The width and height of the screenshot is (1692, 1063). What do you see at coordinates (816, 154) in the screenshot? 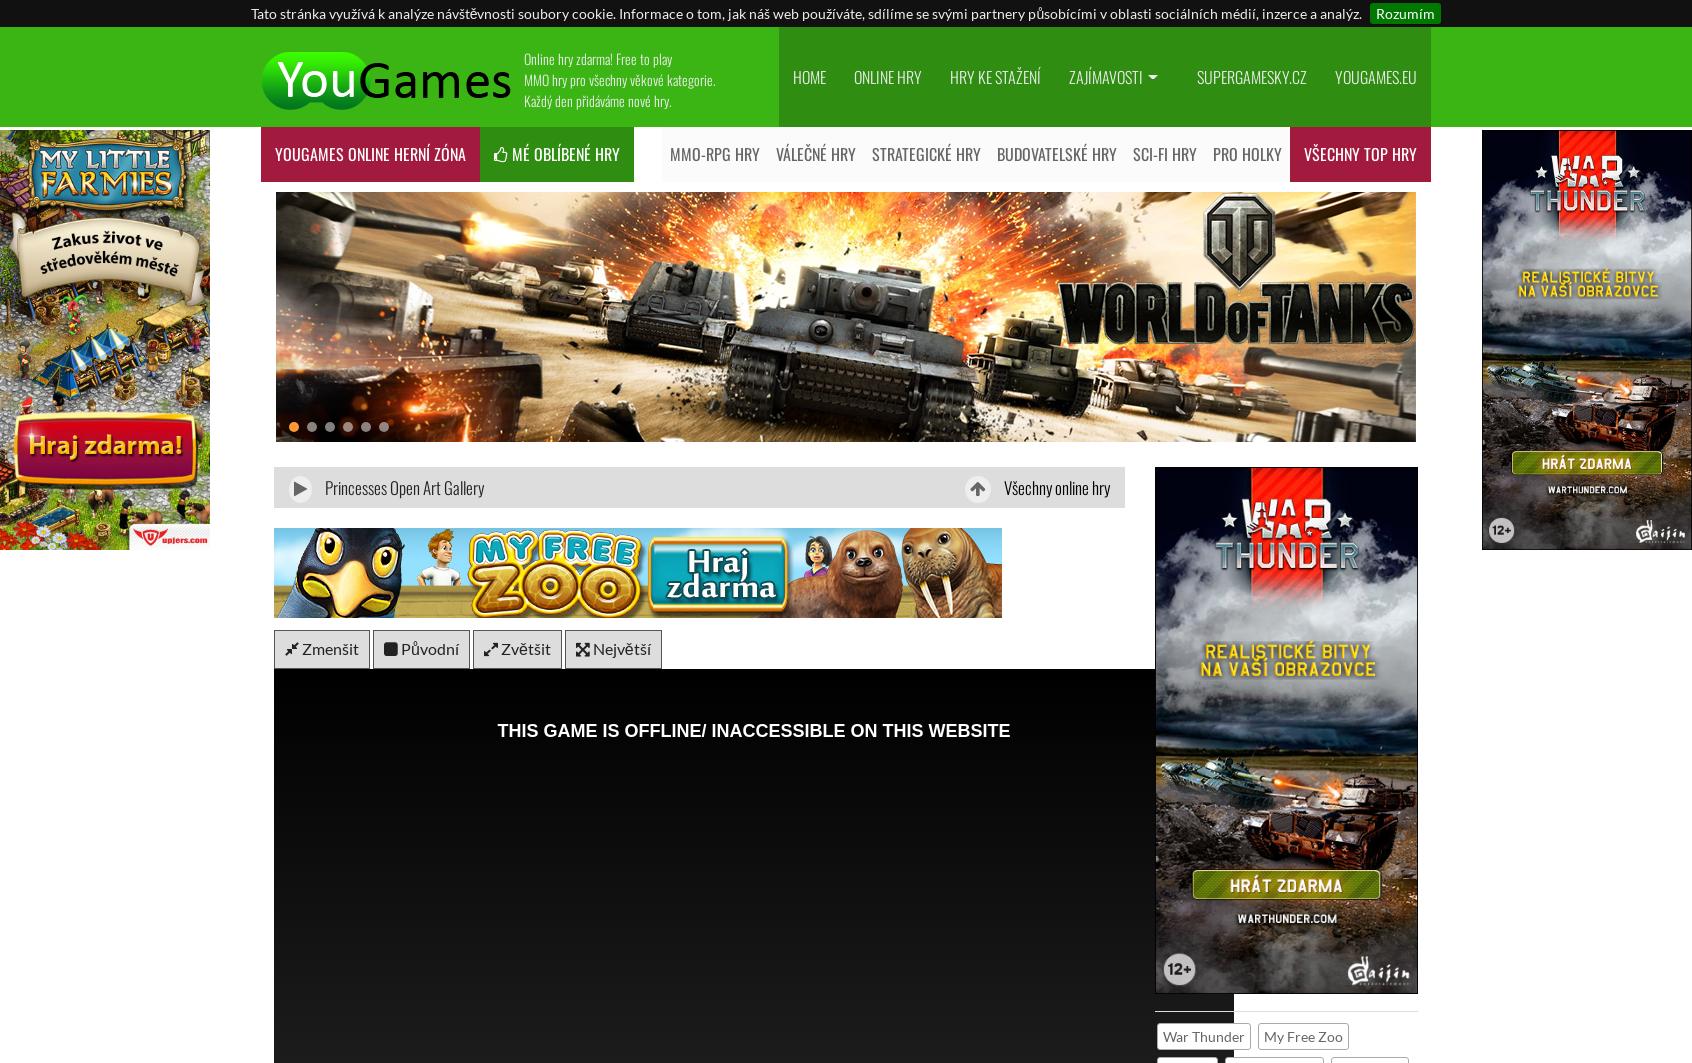
I see `'Válečné hry'` at bounding box center [816, 154].